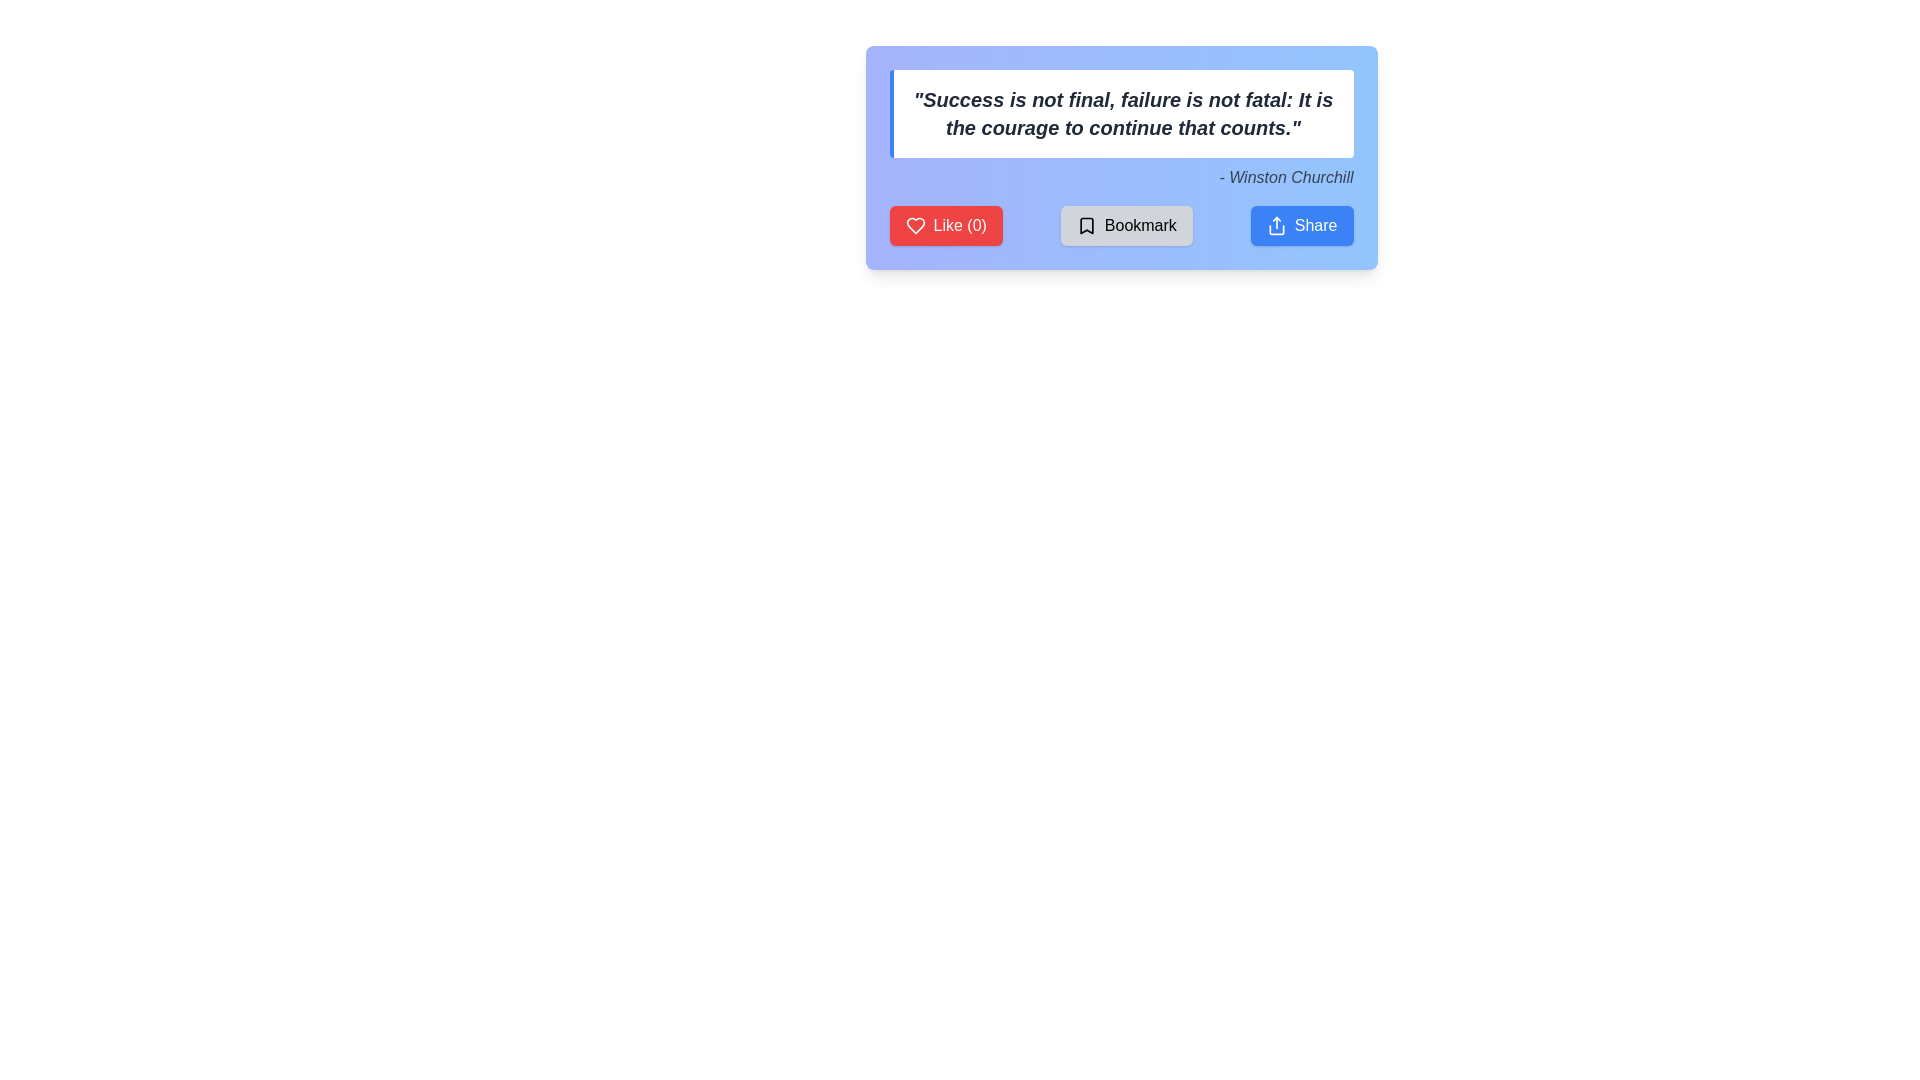 Image resolution: width=1920 pixels, height=1080 pixels. Describe the element at coordinates (1085, 225) in the screenshot. I see `the bookmark icon, which is a minimalistic outline design resembling an inverted triangle, located in the toolbar labeled 'Bookmark' between 'Like' and 'Share' buttons` at that location.